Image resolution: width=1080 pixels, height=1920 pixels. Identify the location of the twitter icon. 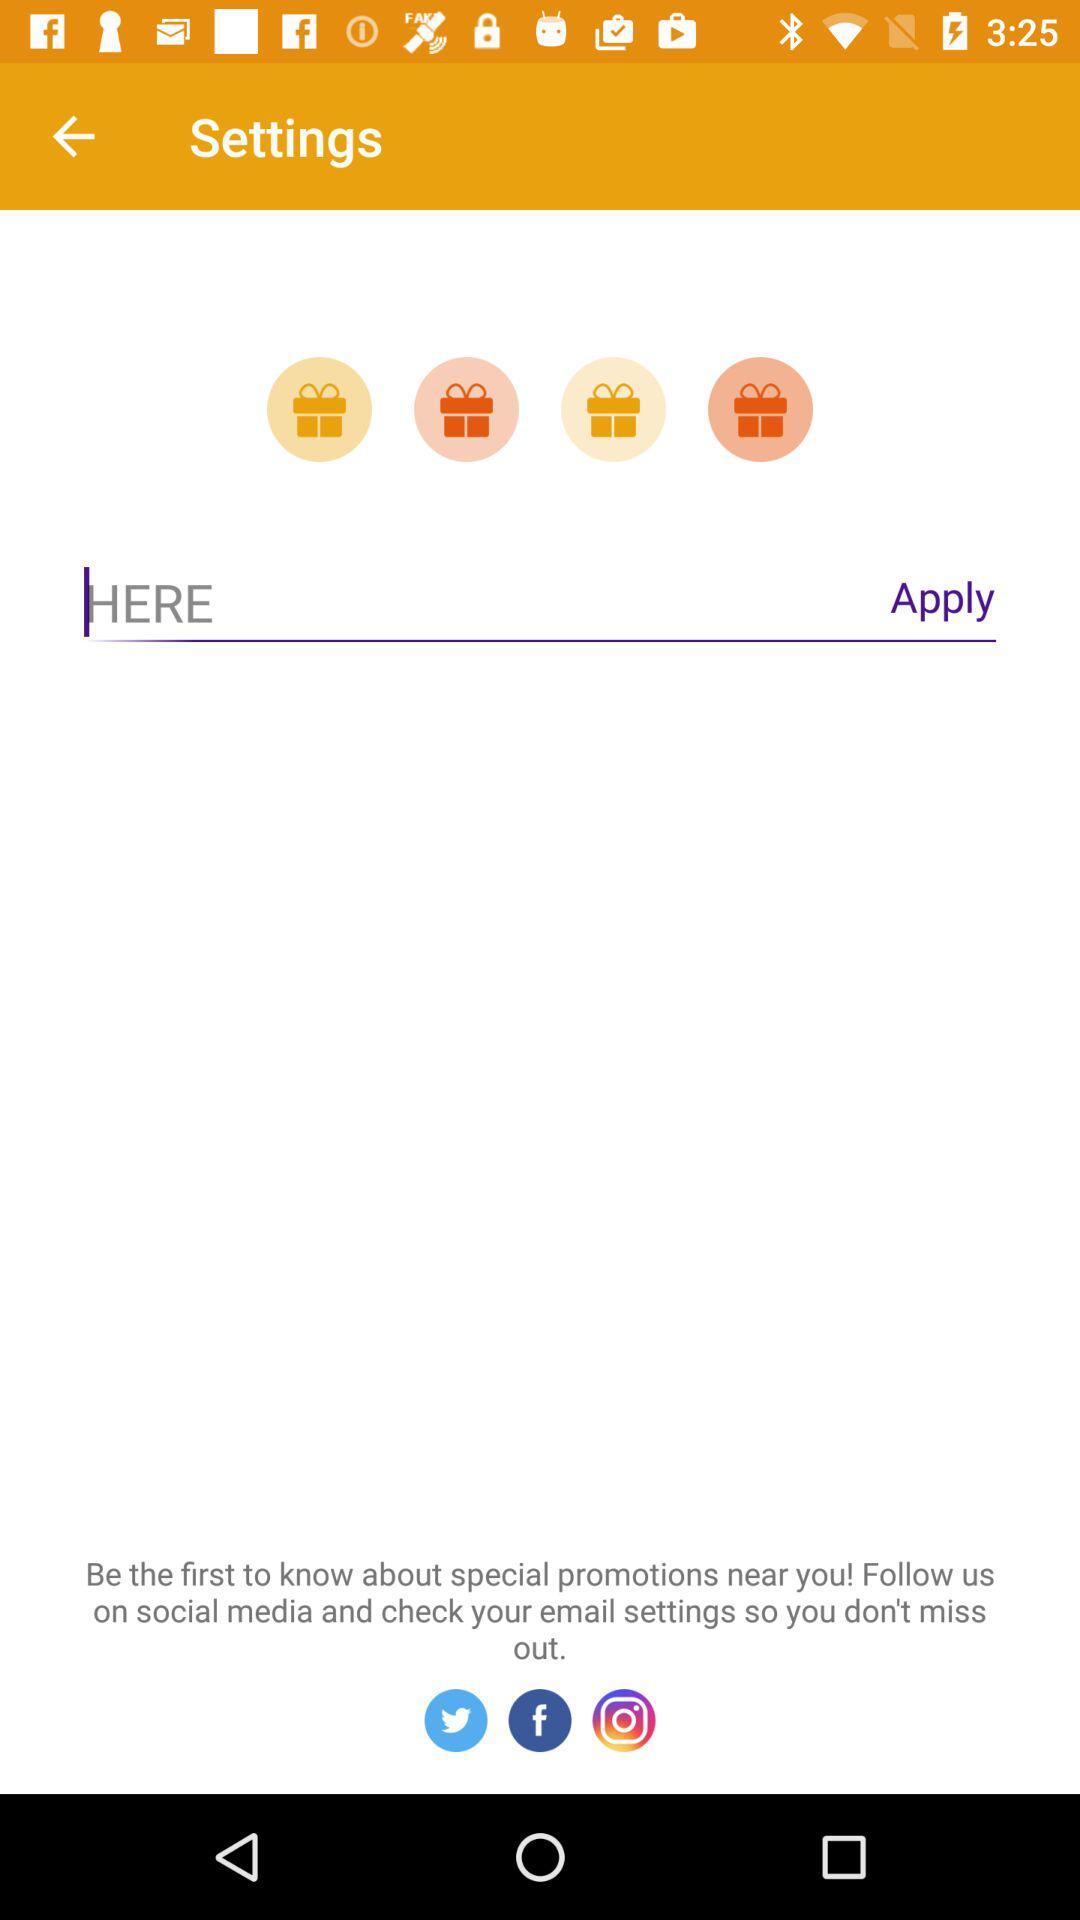
(455, 1719).